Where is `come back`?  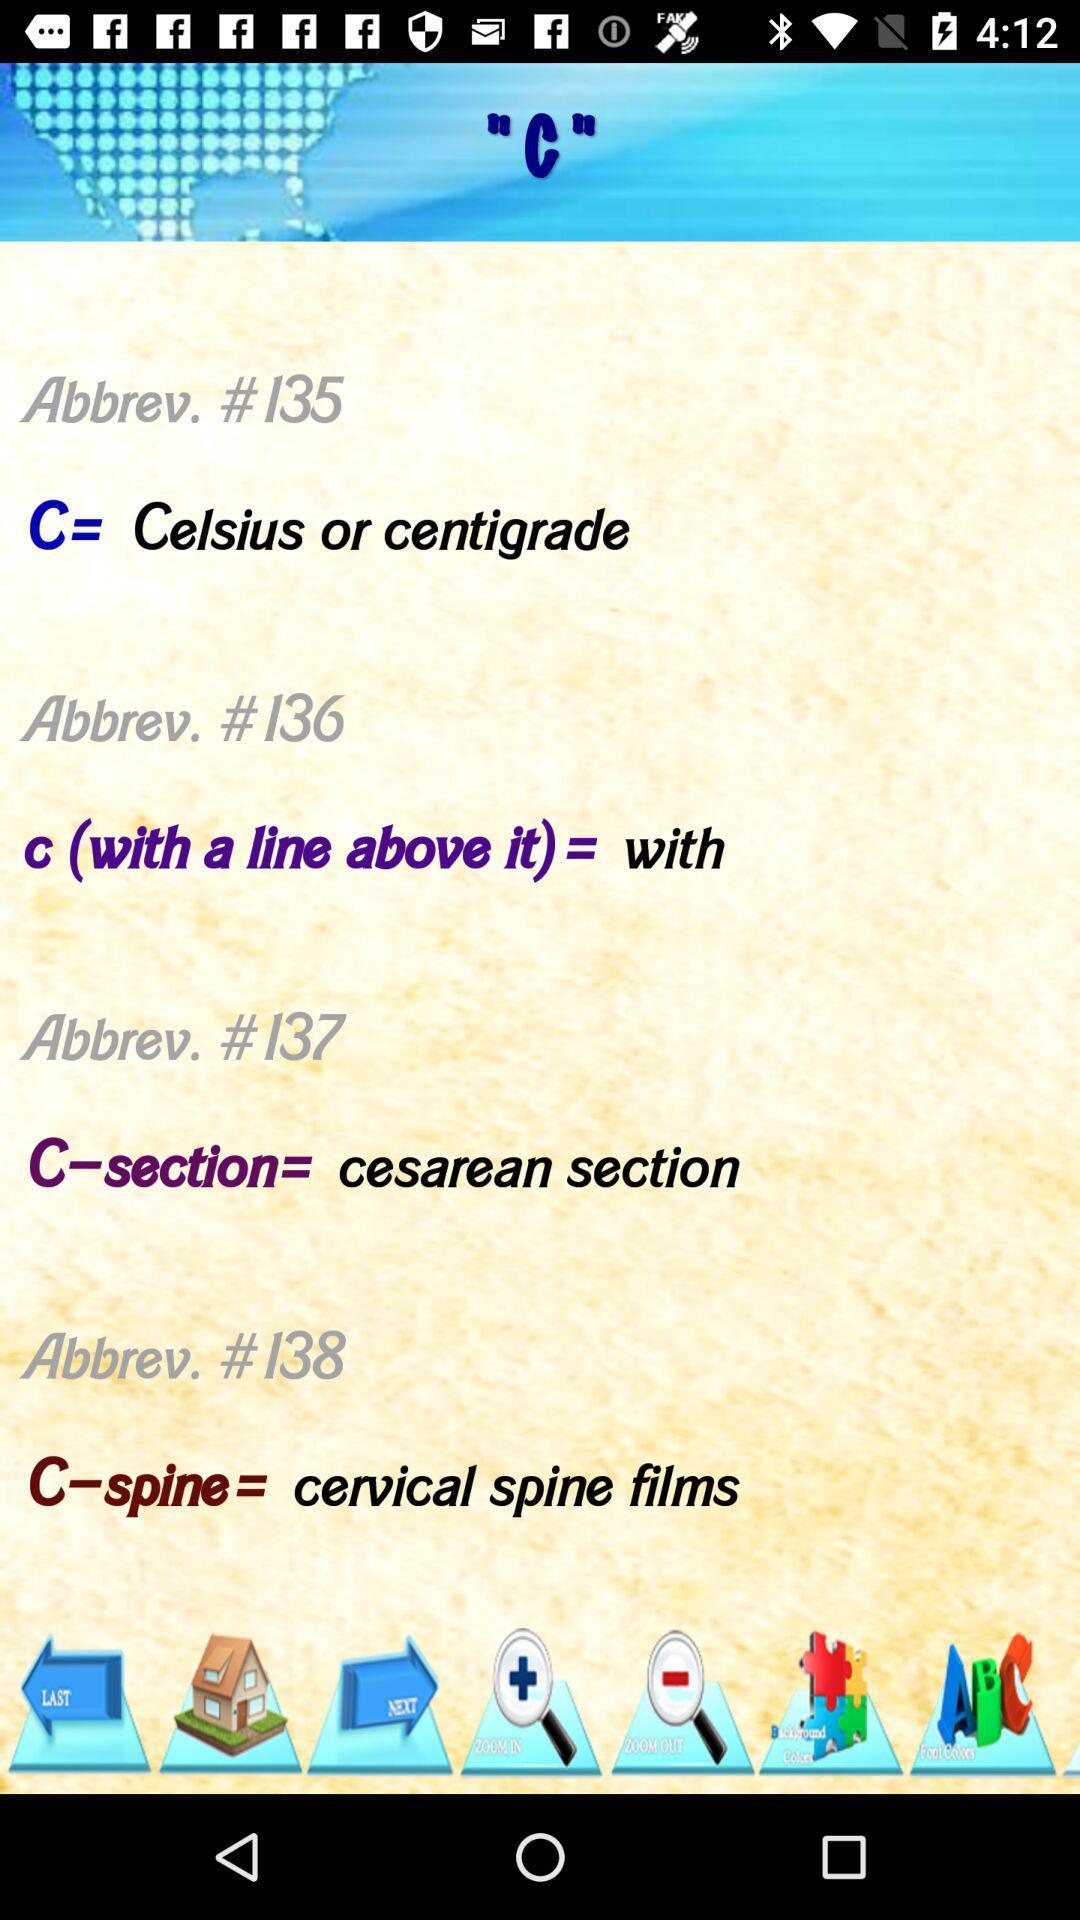 come back is located at coordinates (77, 1702).